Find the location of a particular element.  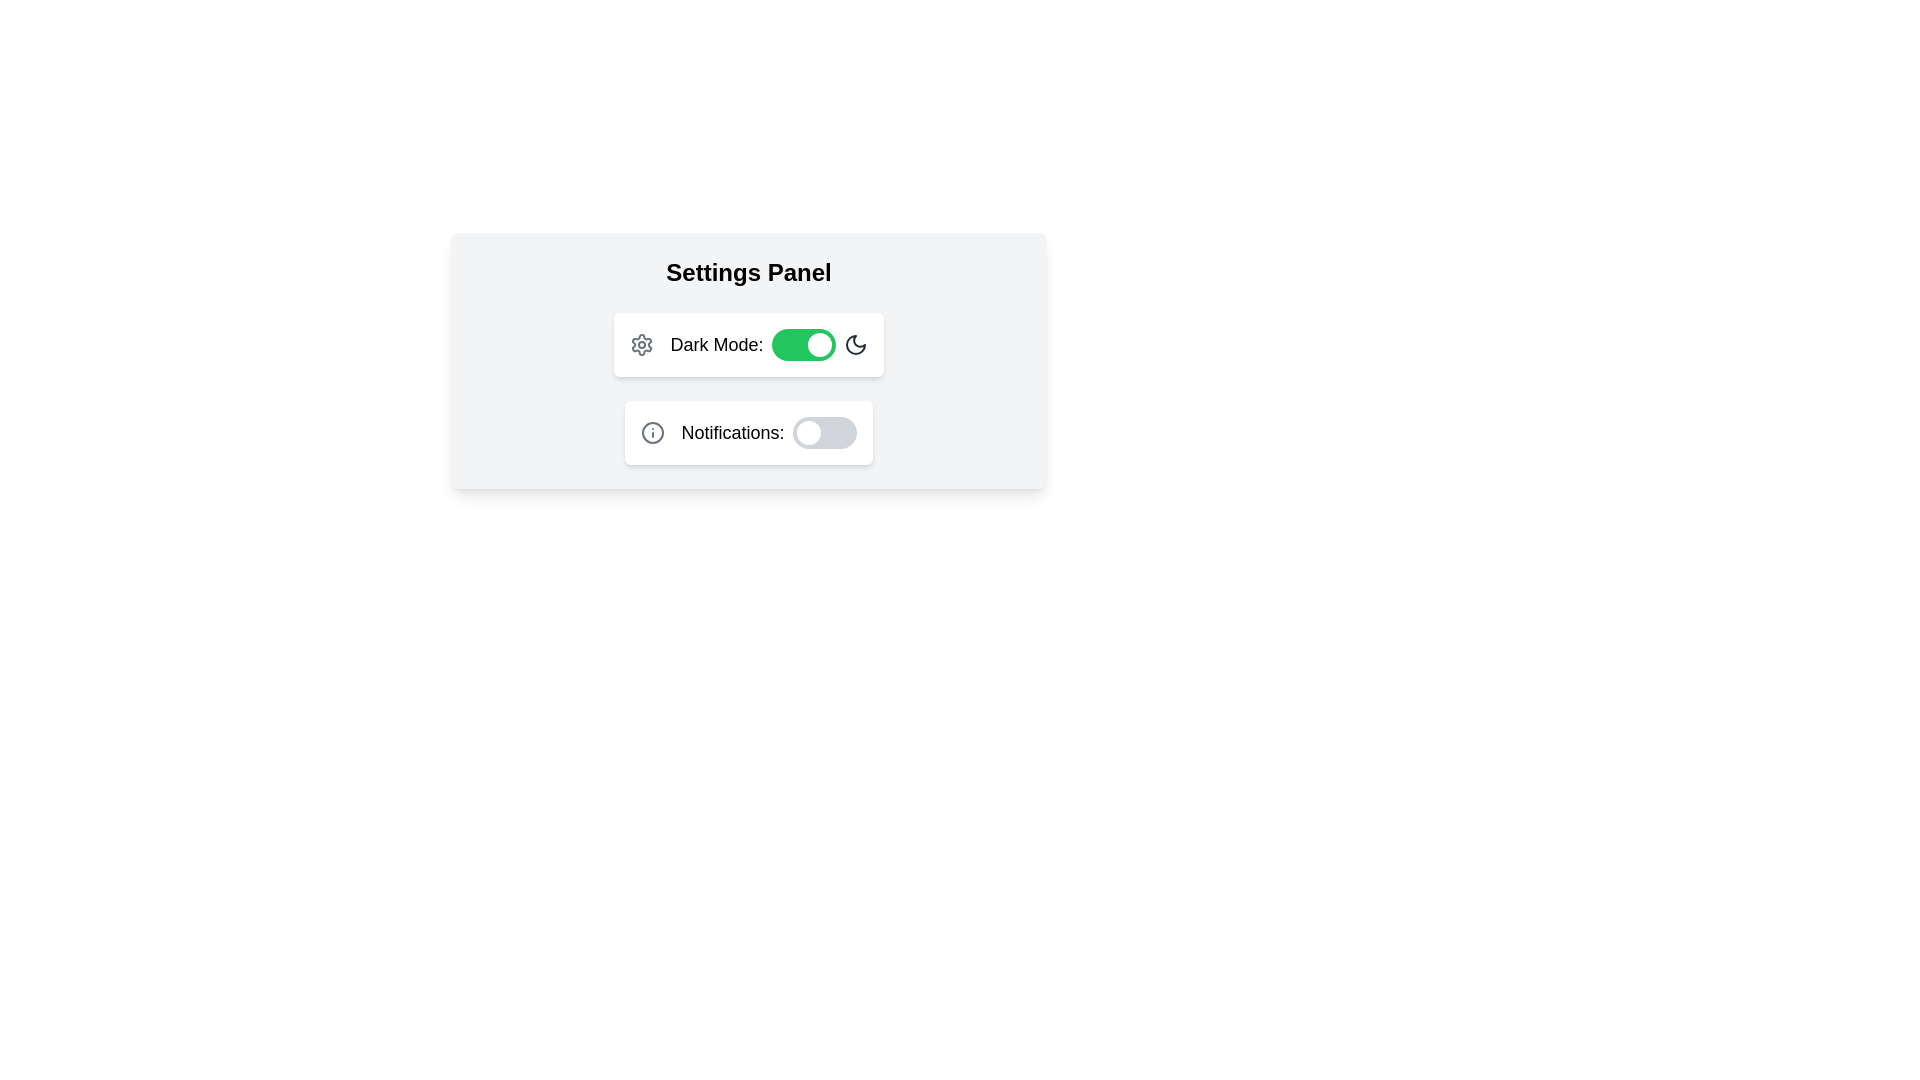

the bold title 'Settings Panel' which is prominently displayed at the top center of its card layout is located at coordinates (747, 273).